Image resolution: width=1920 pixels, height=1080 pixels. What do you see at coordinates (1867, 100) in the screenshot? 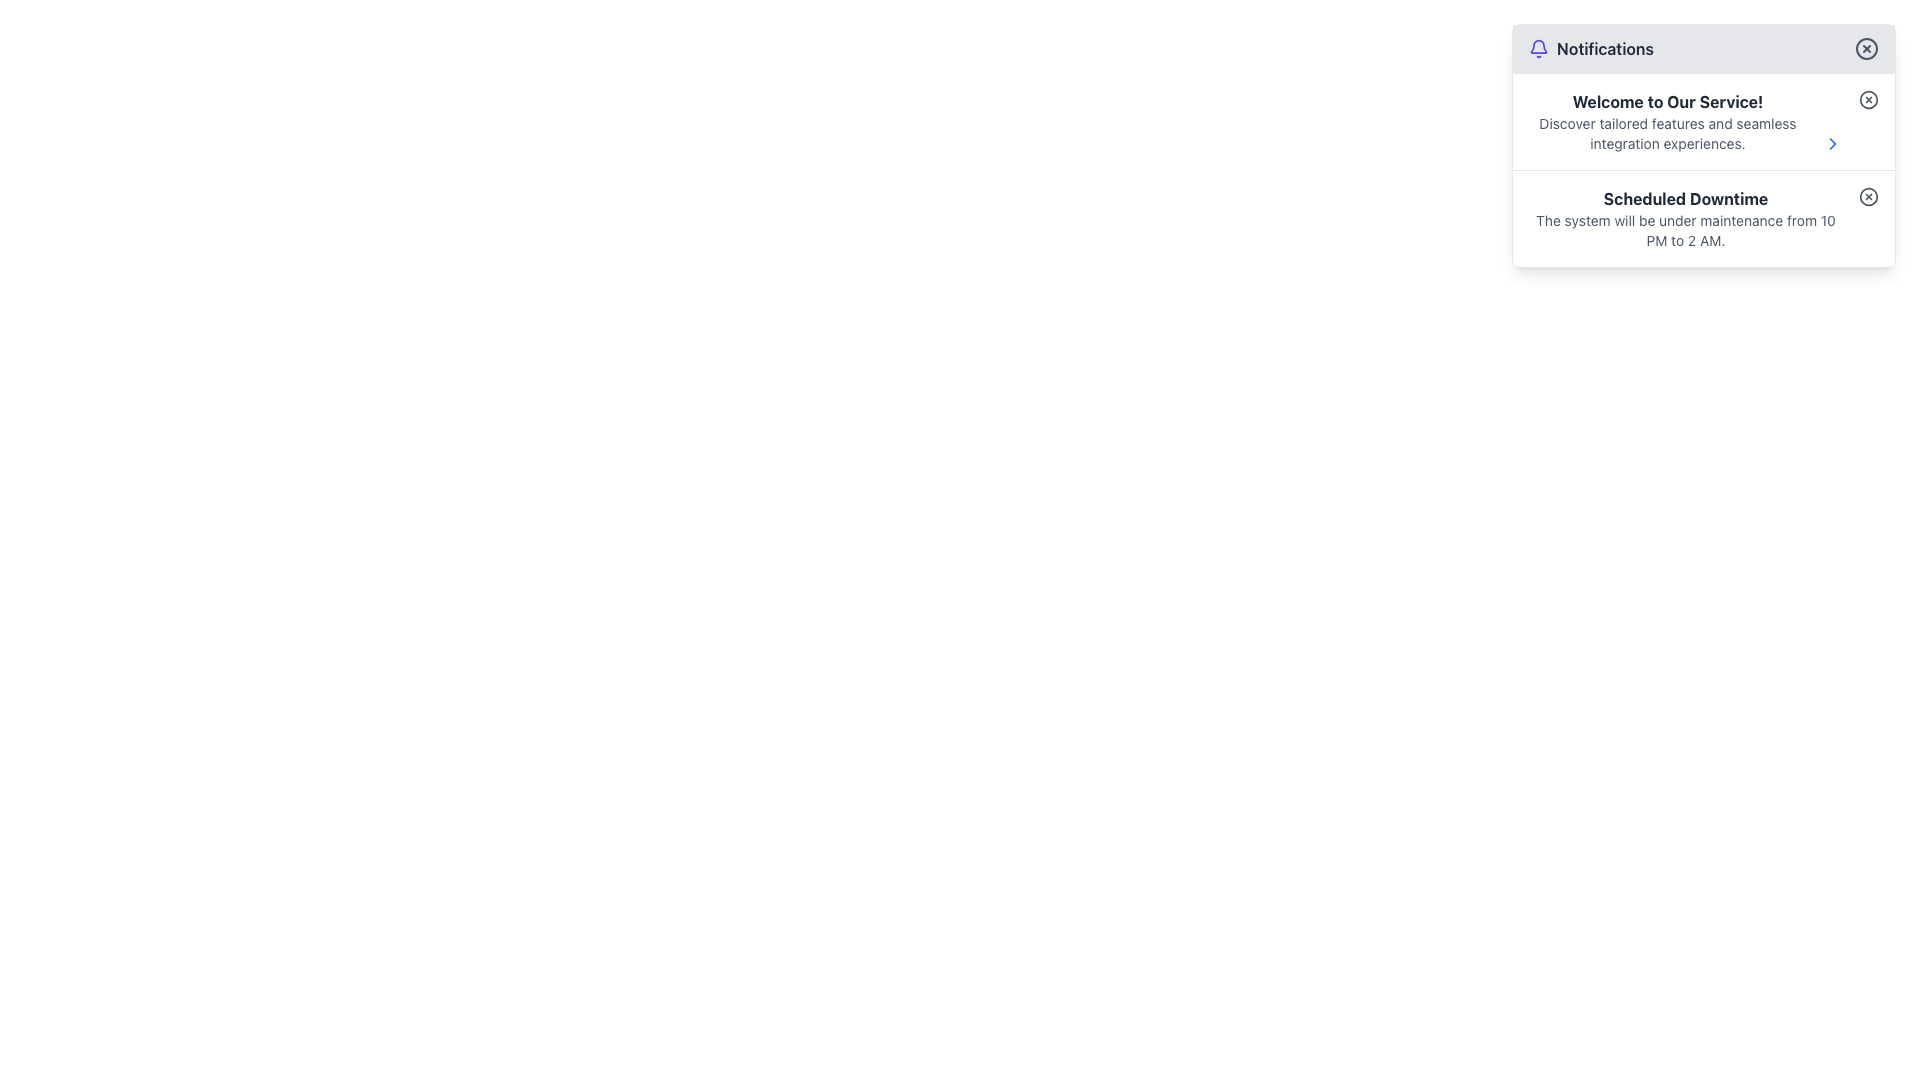
I see `the close button located at the top right corner of the notification card, adjacent to the header text 'Welcome to Our Service!'` at bounding box center [1867, 100].